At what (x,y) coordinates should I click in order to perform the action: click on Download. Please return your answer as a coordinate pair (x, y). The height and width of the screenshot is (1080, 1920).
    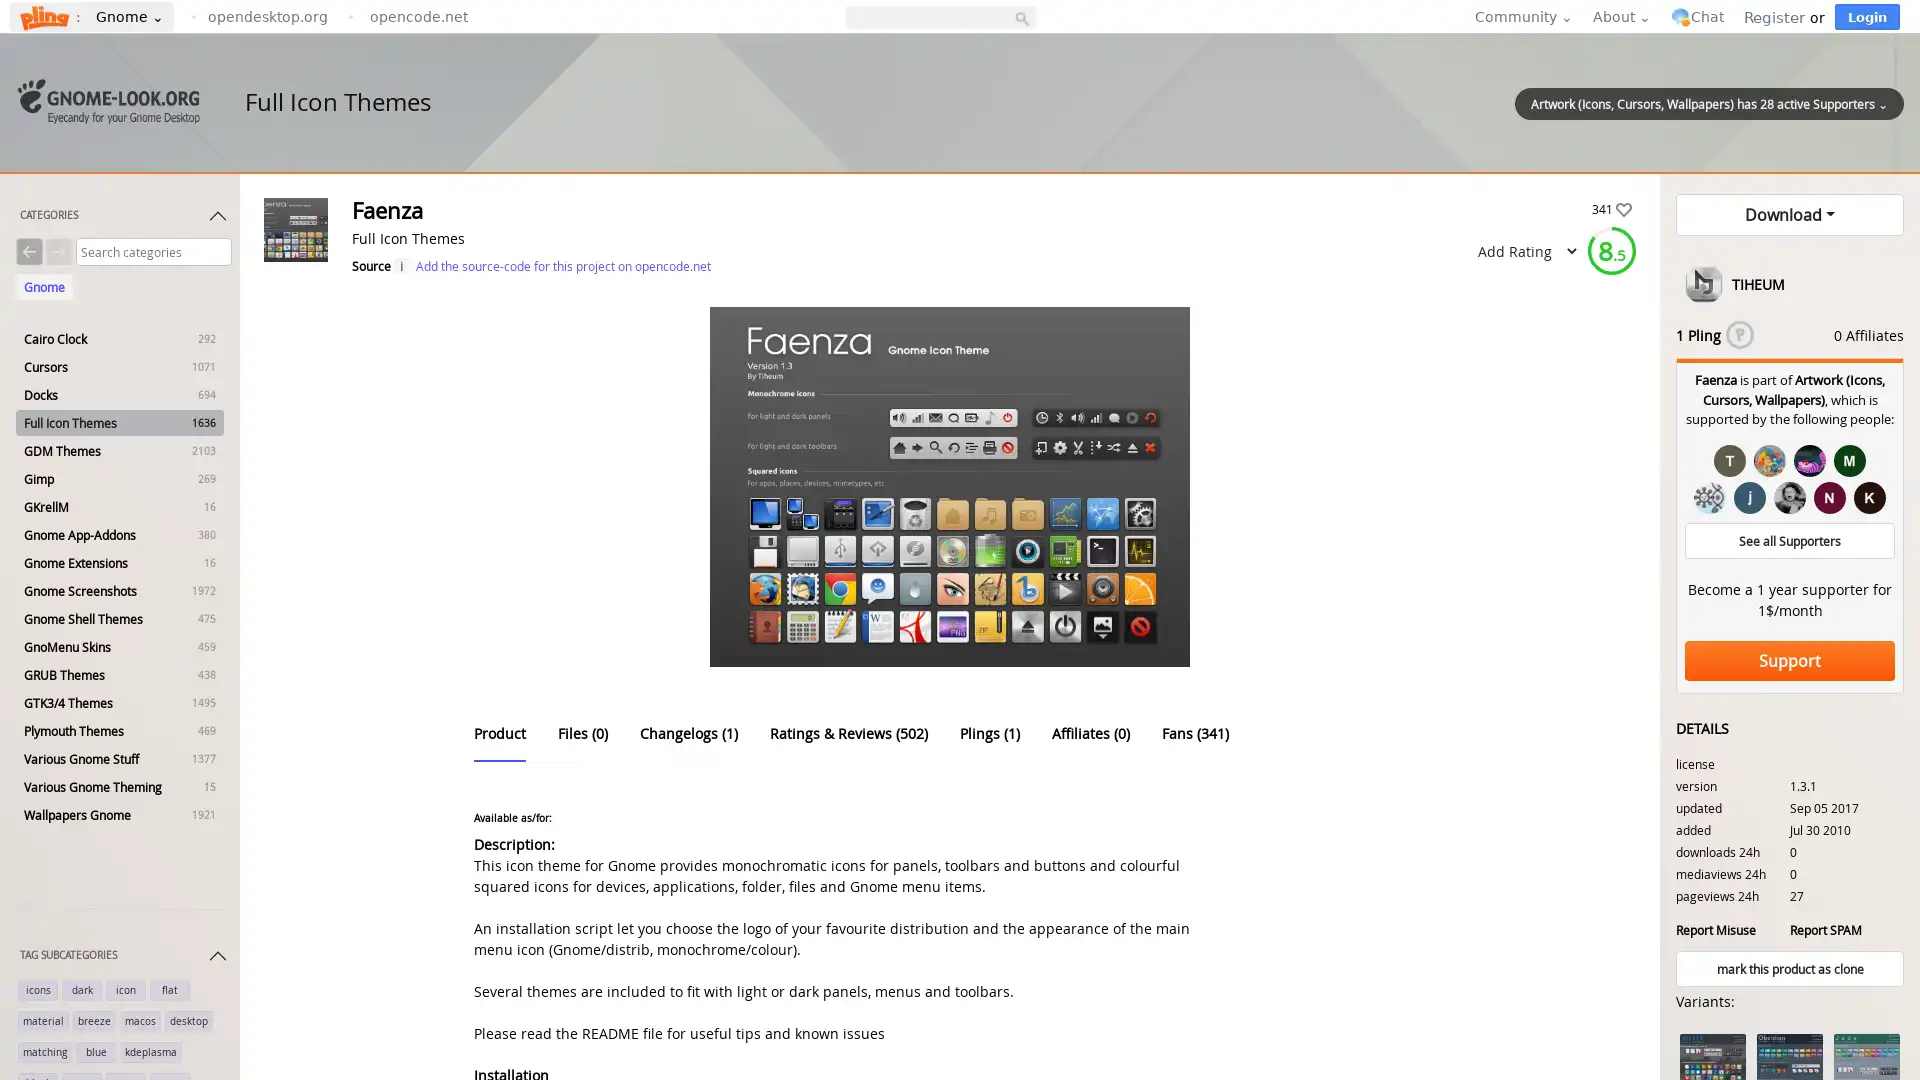
    Looking at the image, I should click on (1790, 215).